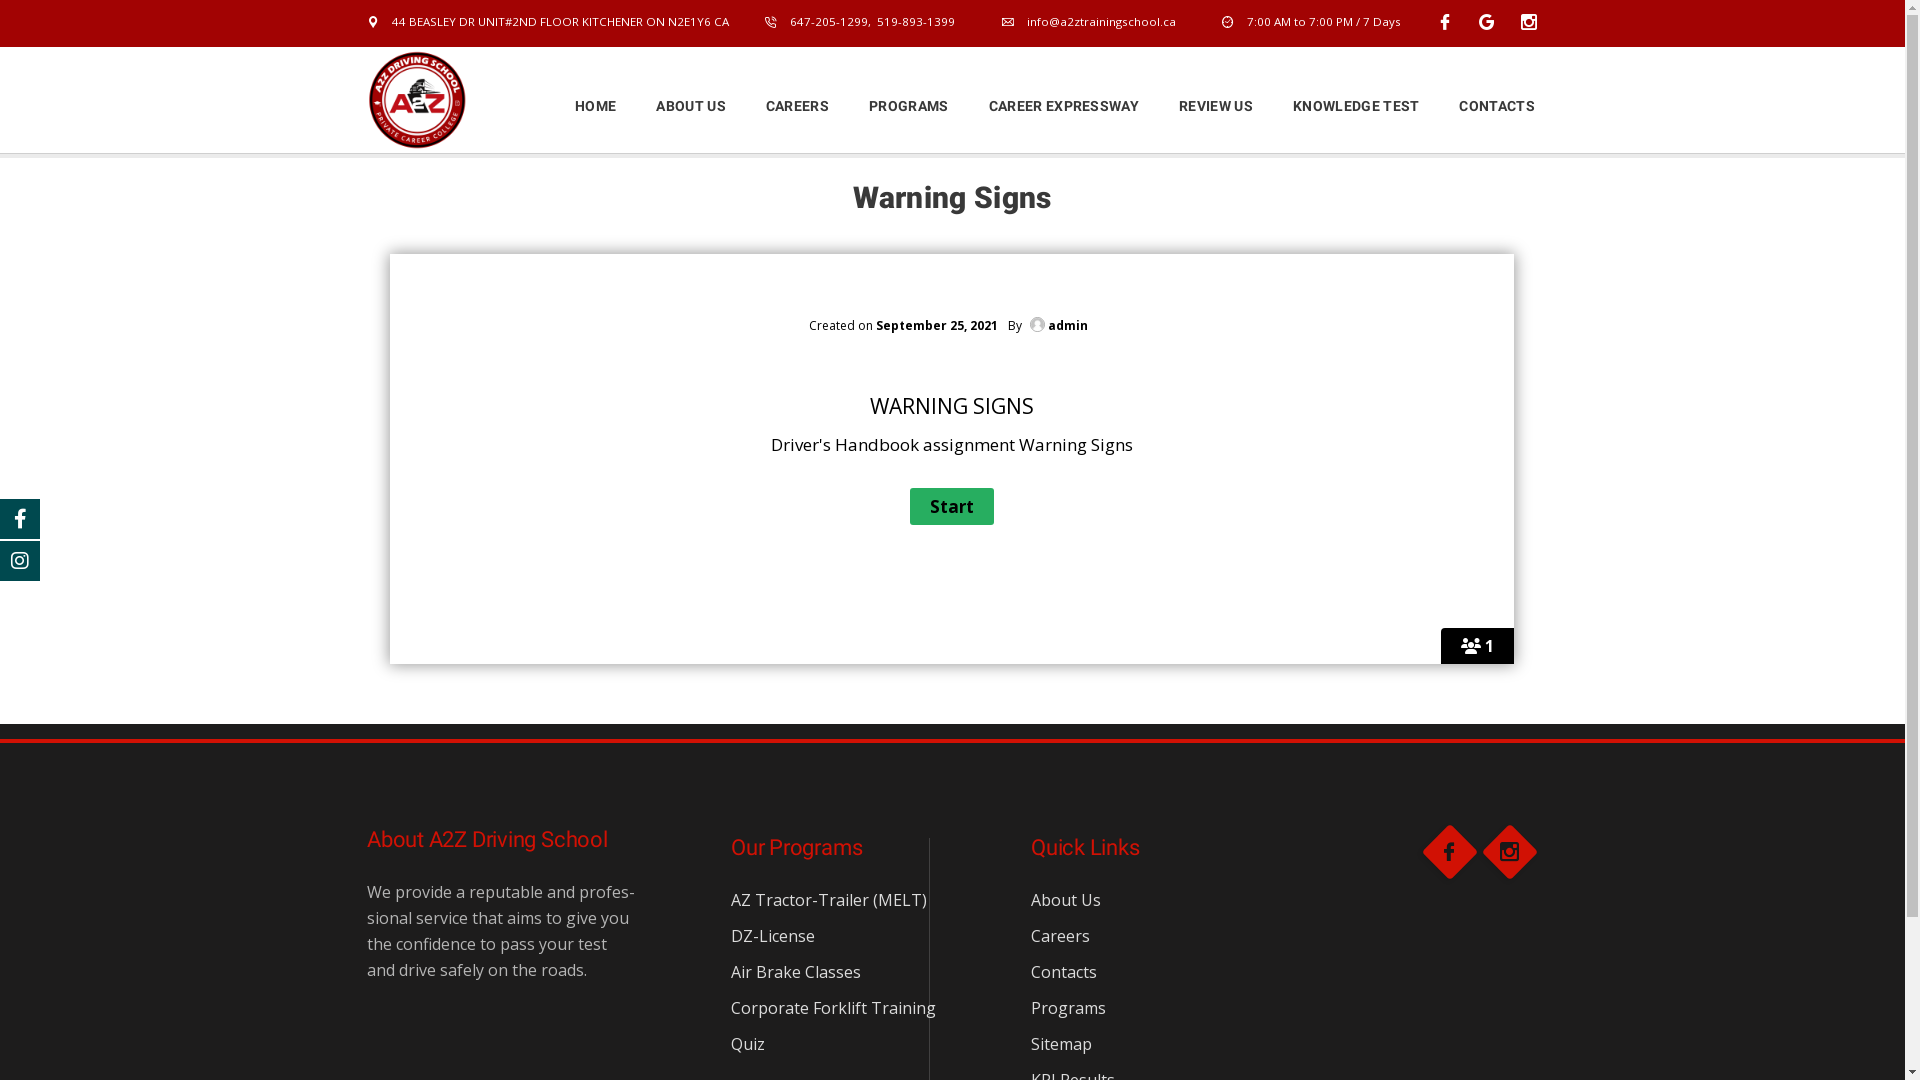  What do you see at coordinates (796, 105) in the screenshot?
I see `'CAREERS'` at bounding box center [796, 105].